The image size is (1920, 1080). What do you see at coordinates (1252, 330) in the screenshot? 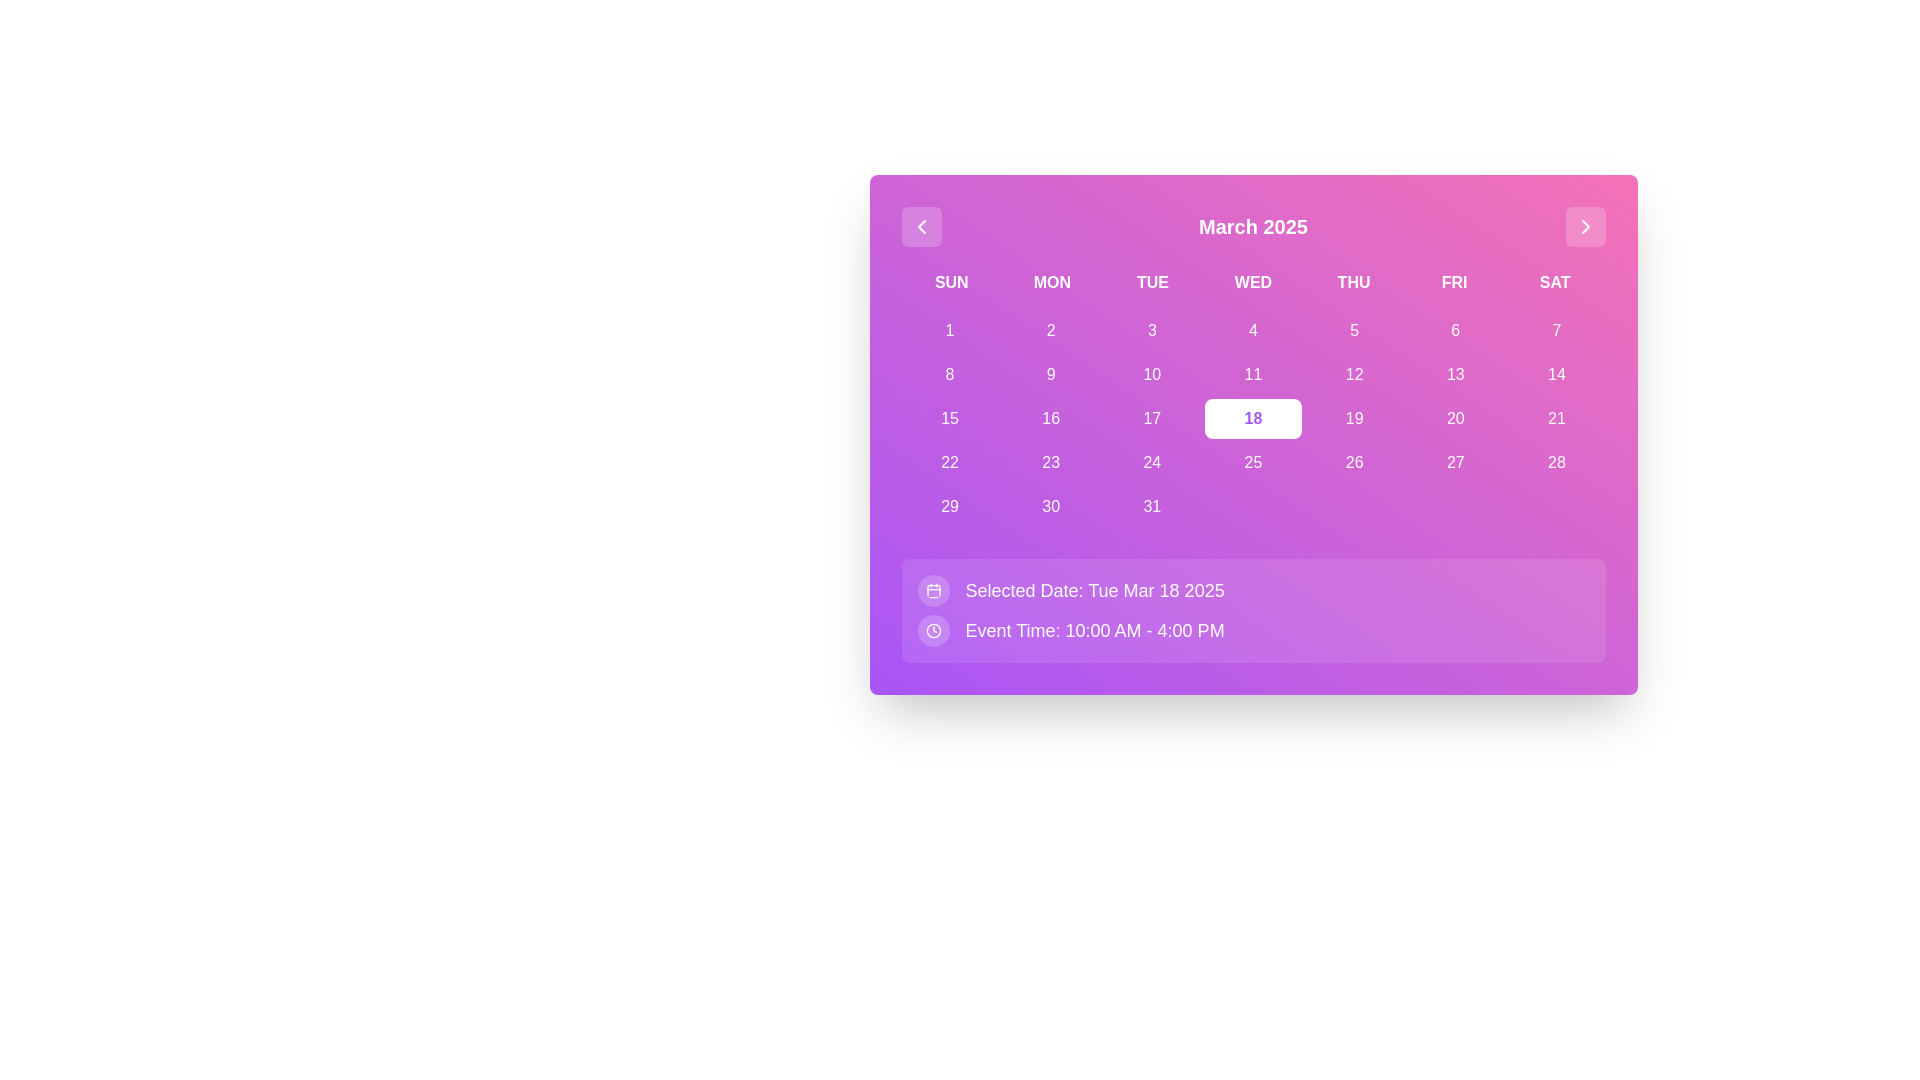
I see `the button labeled '4' in the calendar layout` at bounding box center [1252, 330].